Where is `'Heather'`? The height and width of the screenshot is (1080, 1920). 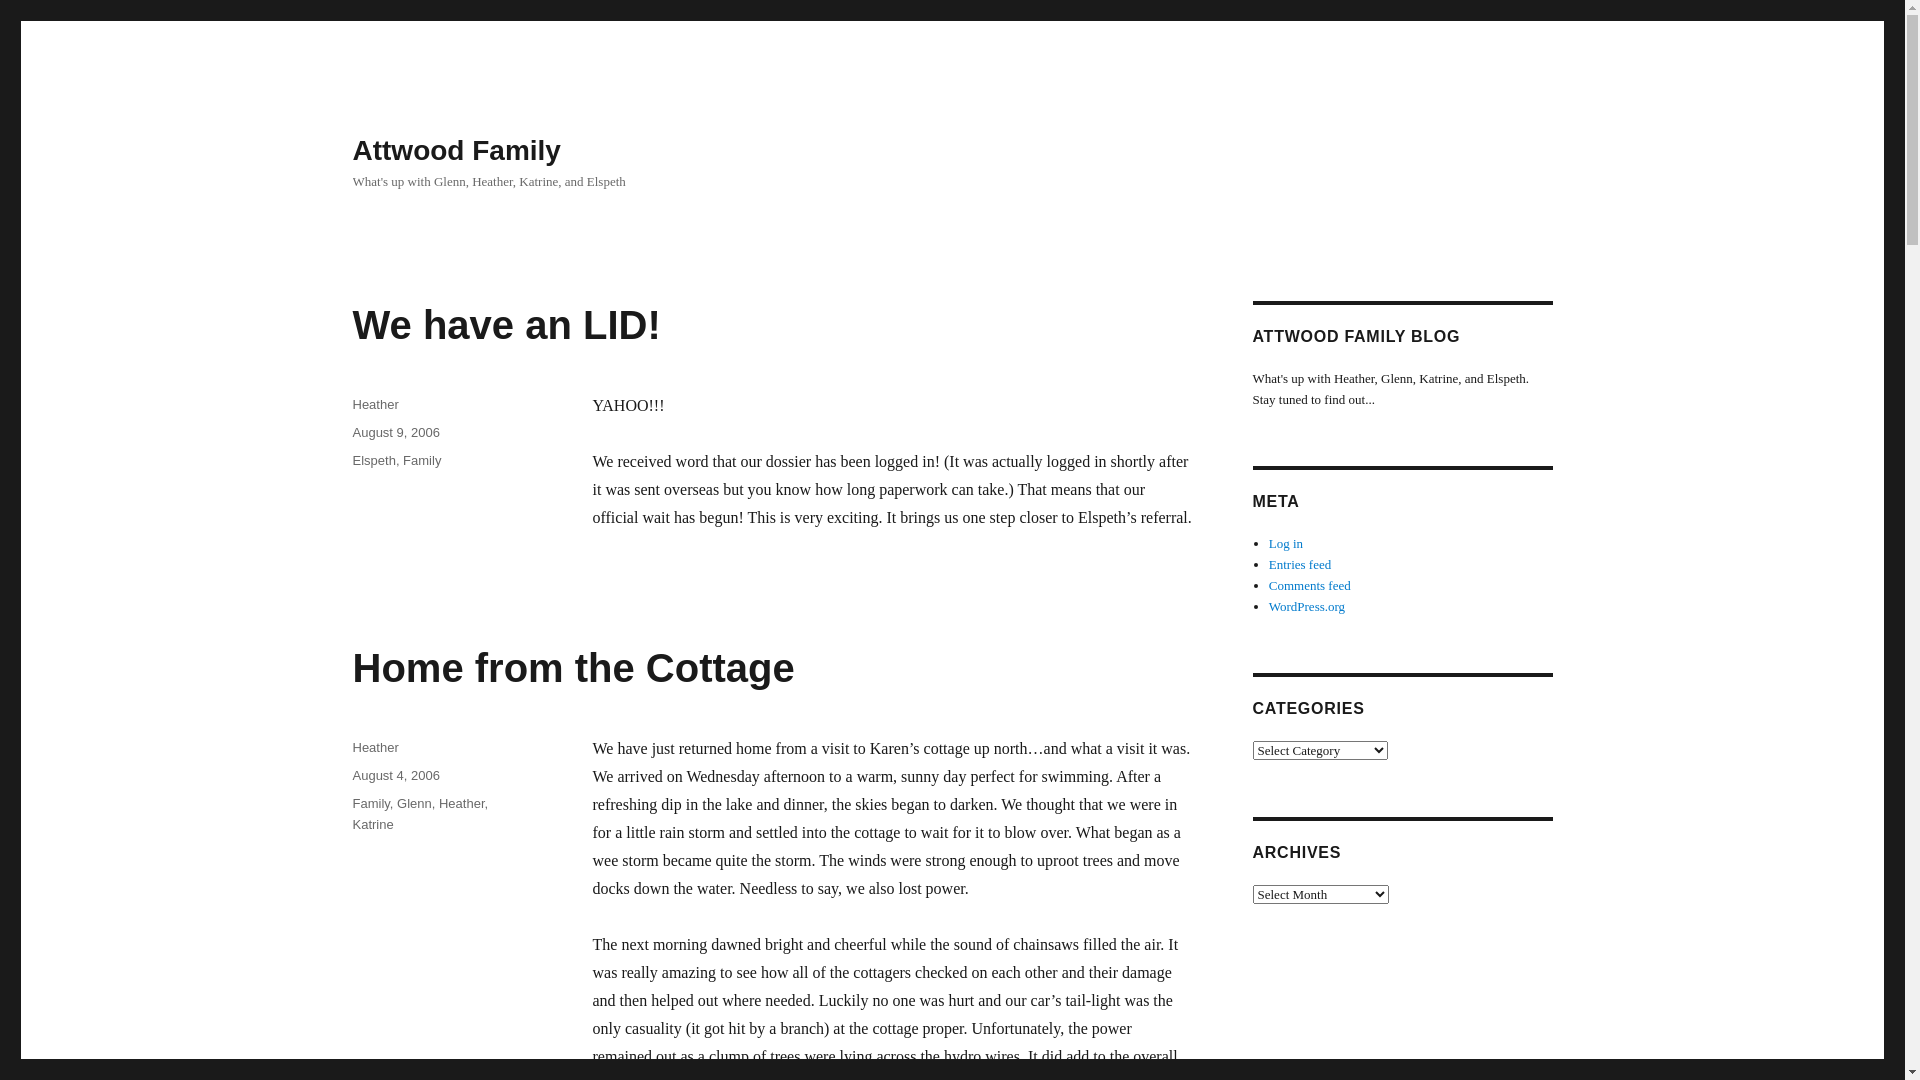
'Heather' is located at coordinates (374, 747).